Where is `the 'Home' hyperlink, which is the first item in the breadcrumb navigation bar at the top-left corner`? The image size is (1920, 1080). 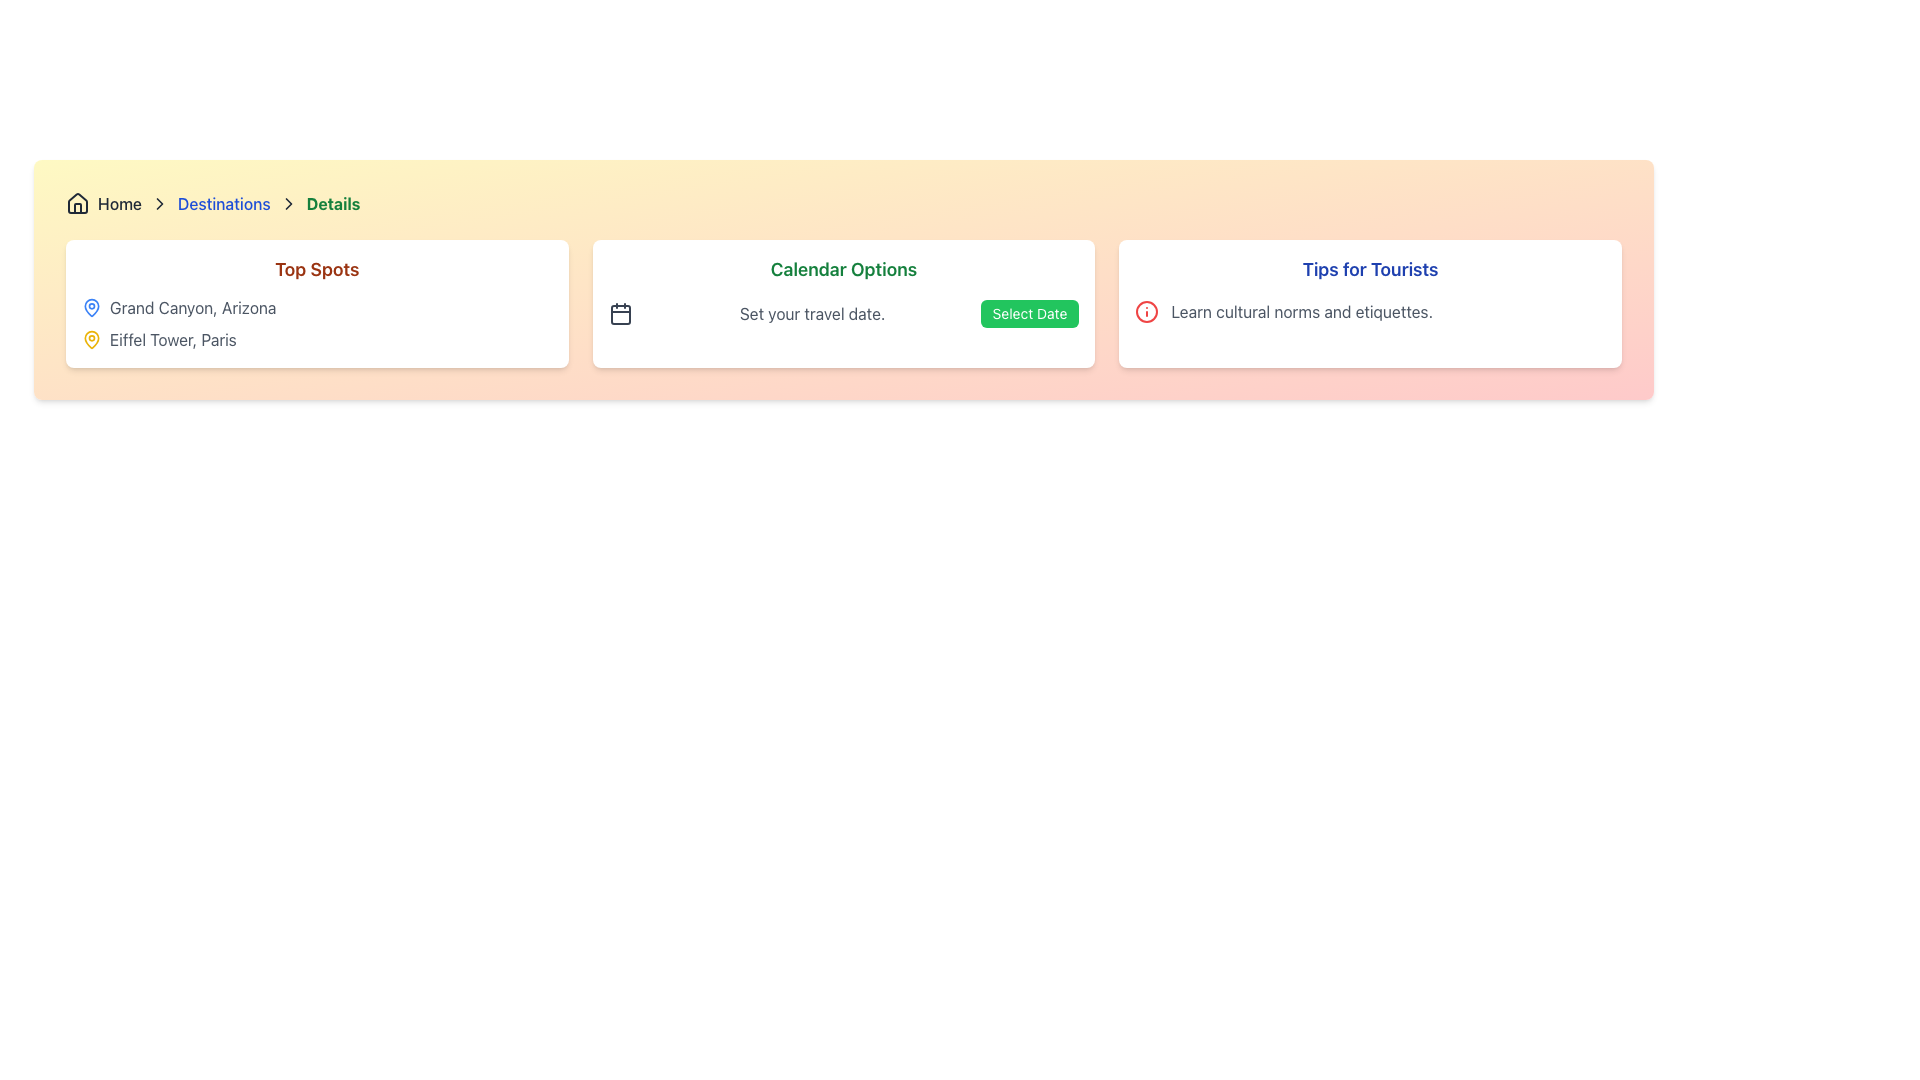
the 'Home' hyperlink, which is the first item in the breadcrumb navigation bar at the top-left corner is located at coordinates (103, 204).